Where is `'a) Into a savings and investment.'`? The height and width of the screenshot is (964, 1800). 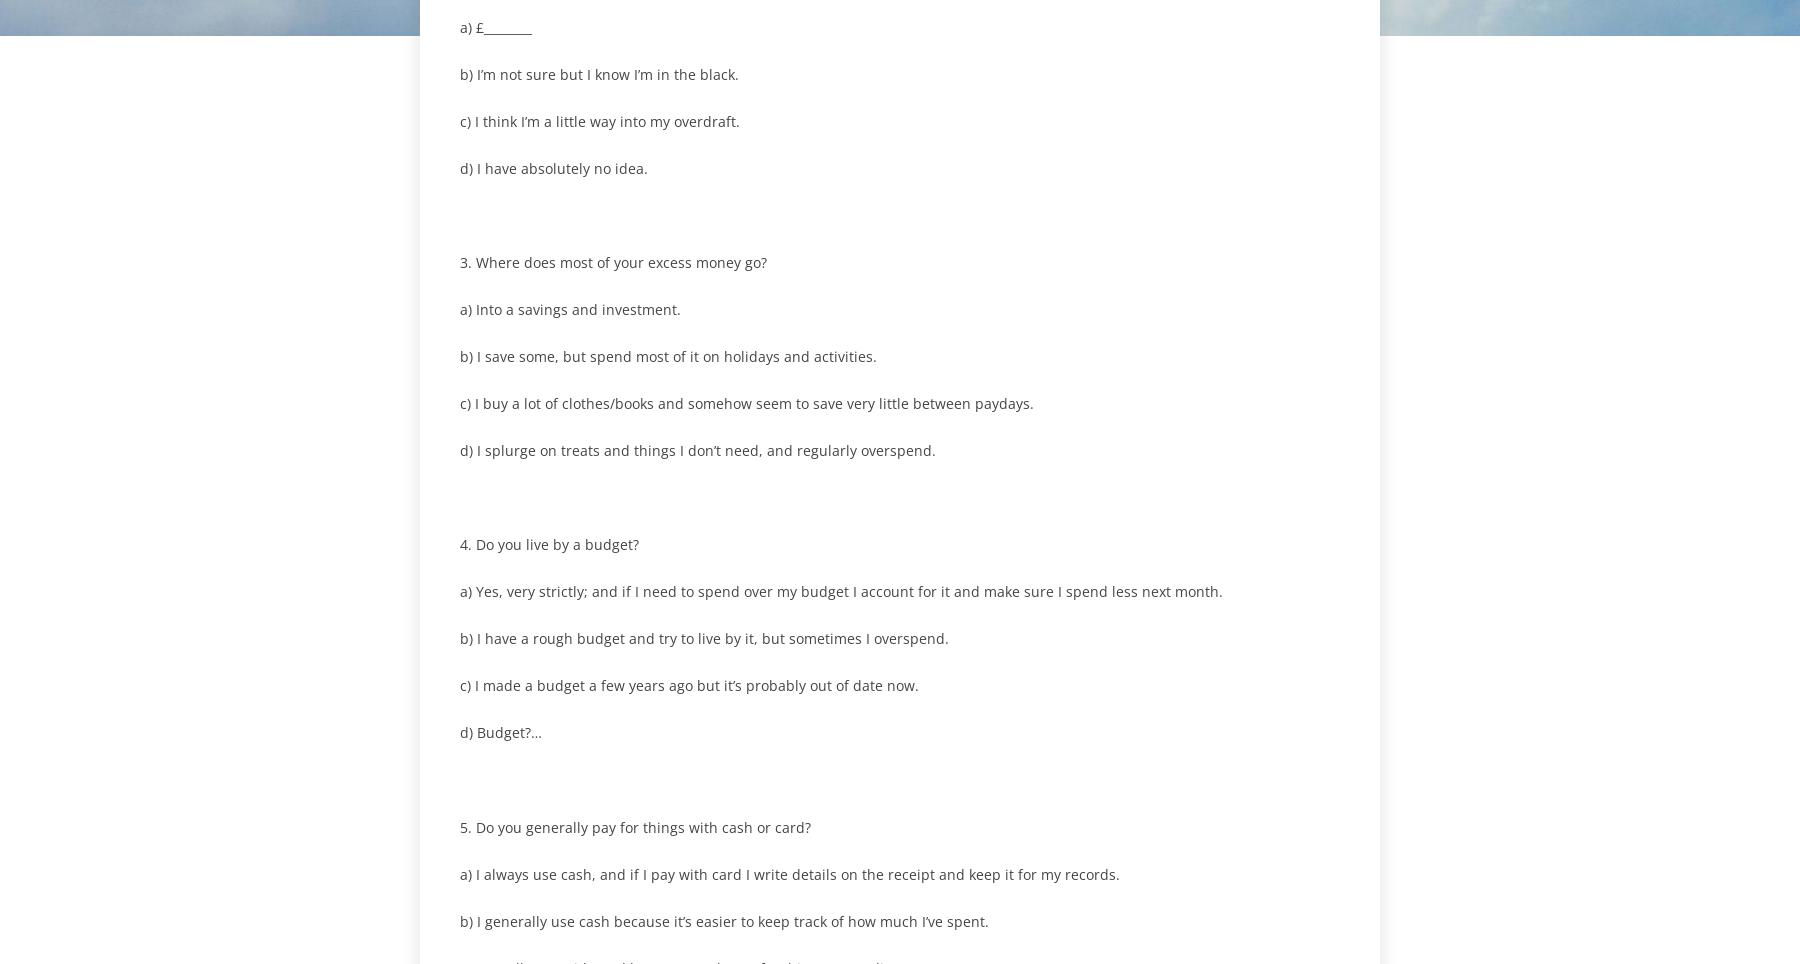
'a) Into a savings and investment.' is located at coordinates (570, 309).